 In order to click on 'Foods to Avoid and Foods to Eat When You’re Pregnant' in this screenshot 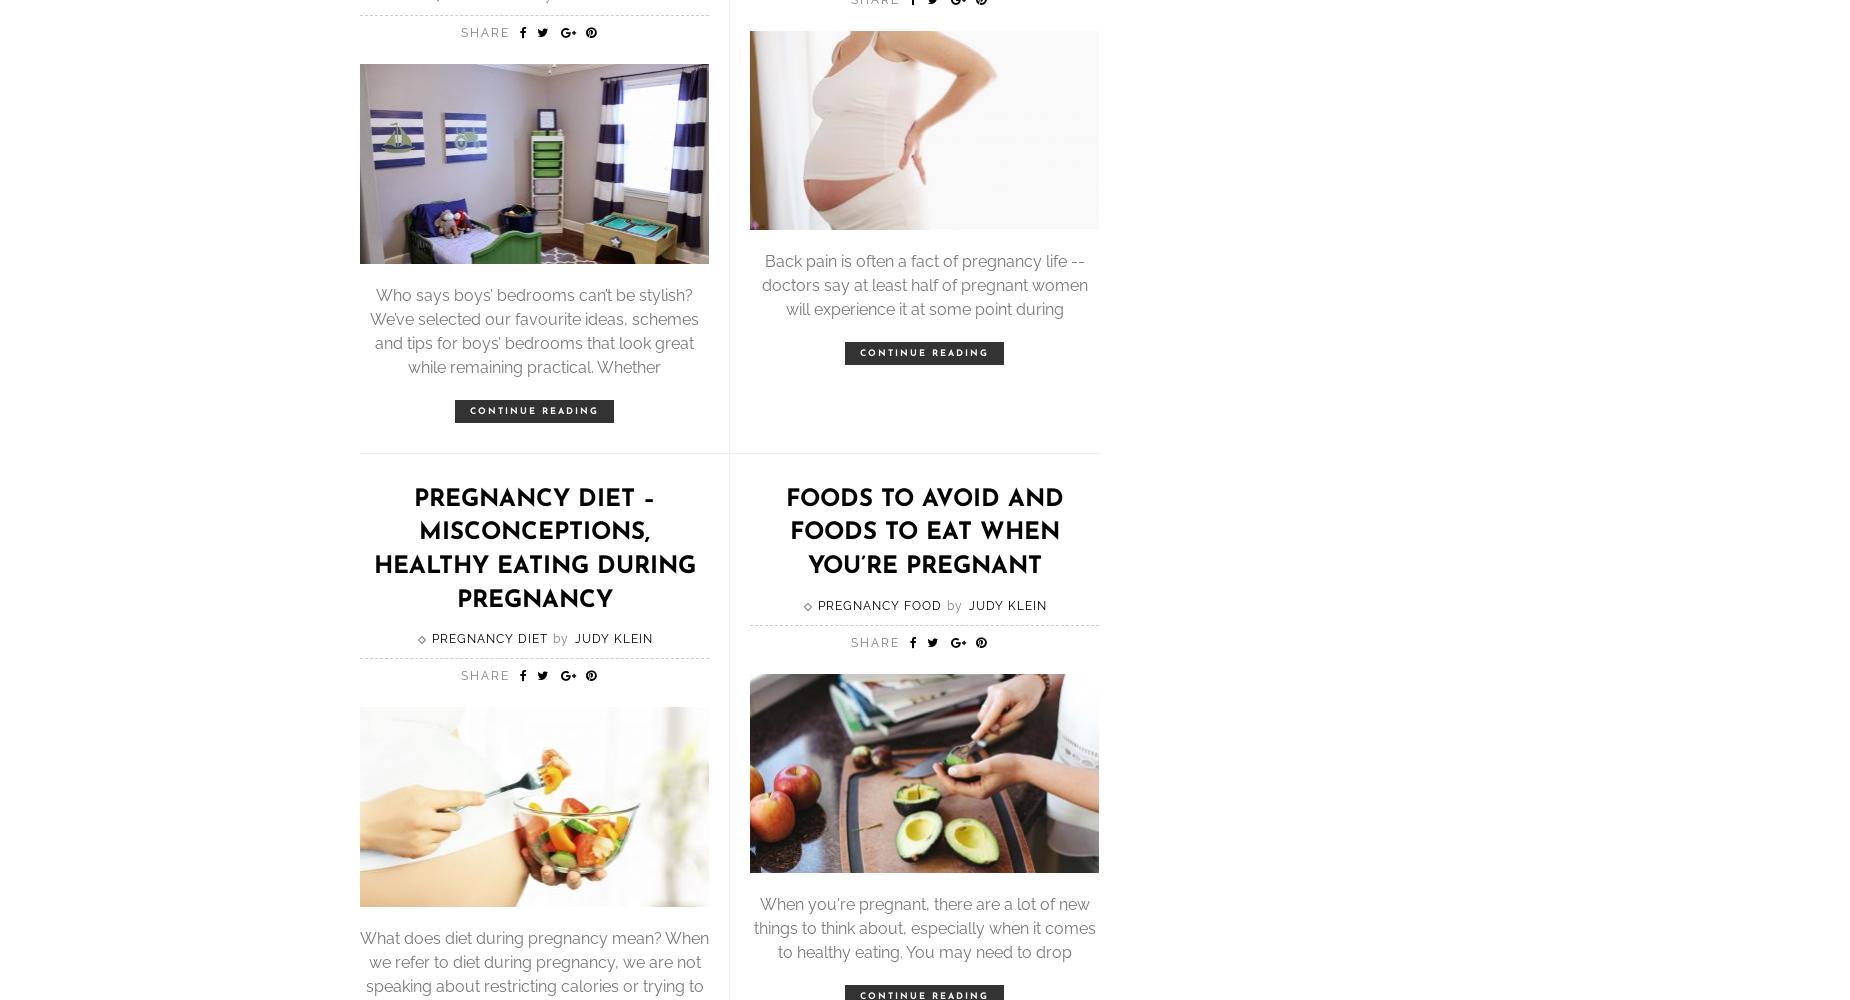, I will do `click(924, 532)`.